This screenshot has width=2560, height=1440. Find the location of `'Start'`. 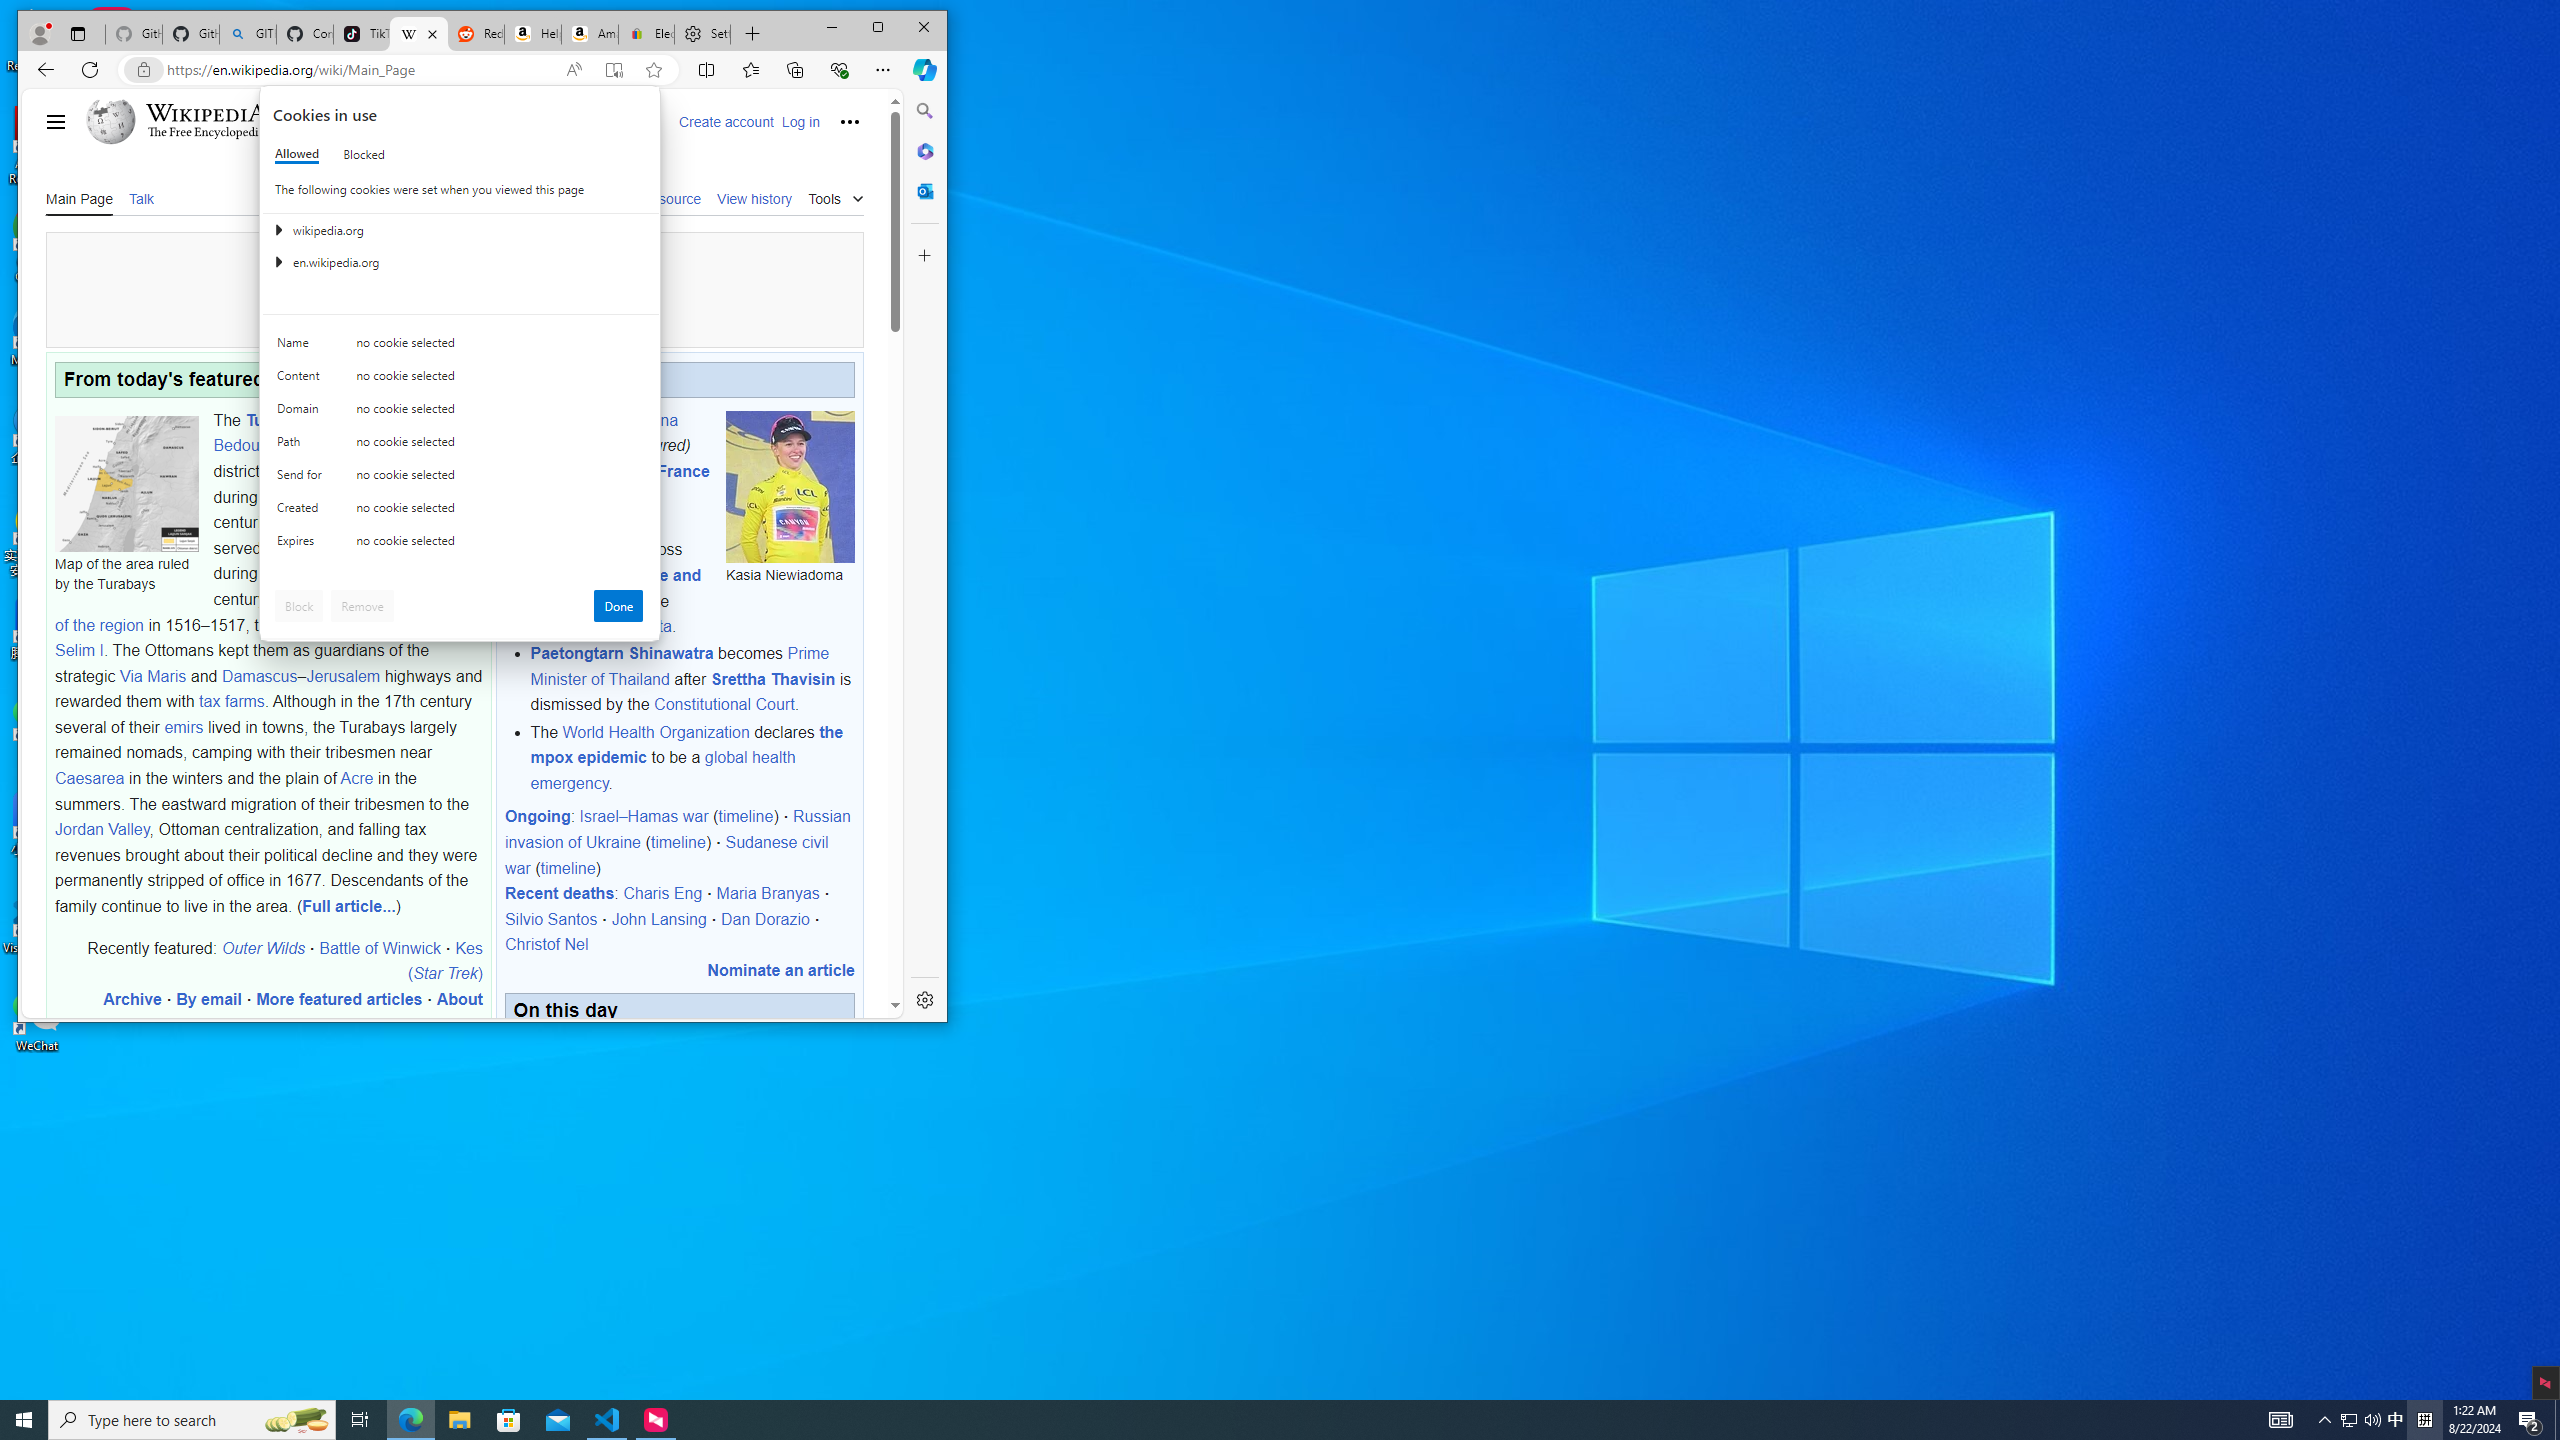

'Start' is located at coordinates (24, 1418).